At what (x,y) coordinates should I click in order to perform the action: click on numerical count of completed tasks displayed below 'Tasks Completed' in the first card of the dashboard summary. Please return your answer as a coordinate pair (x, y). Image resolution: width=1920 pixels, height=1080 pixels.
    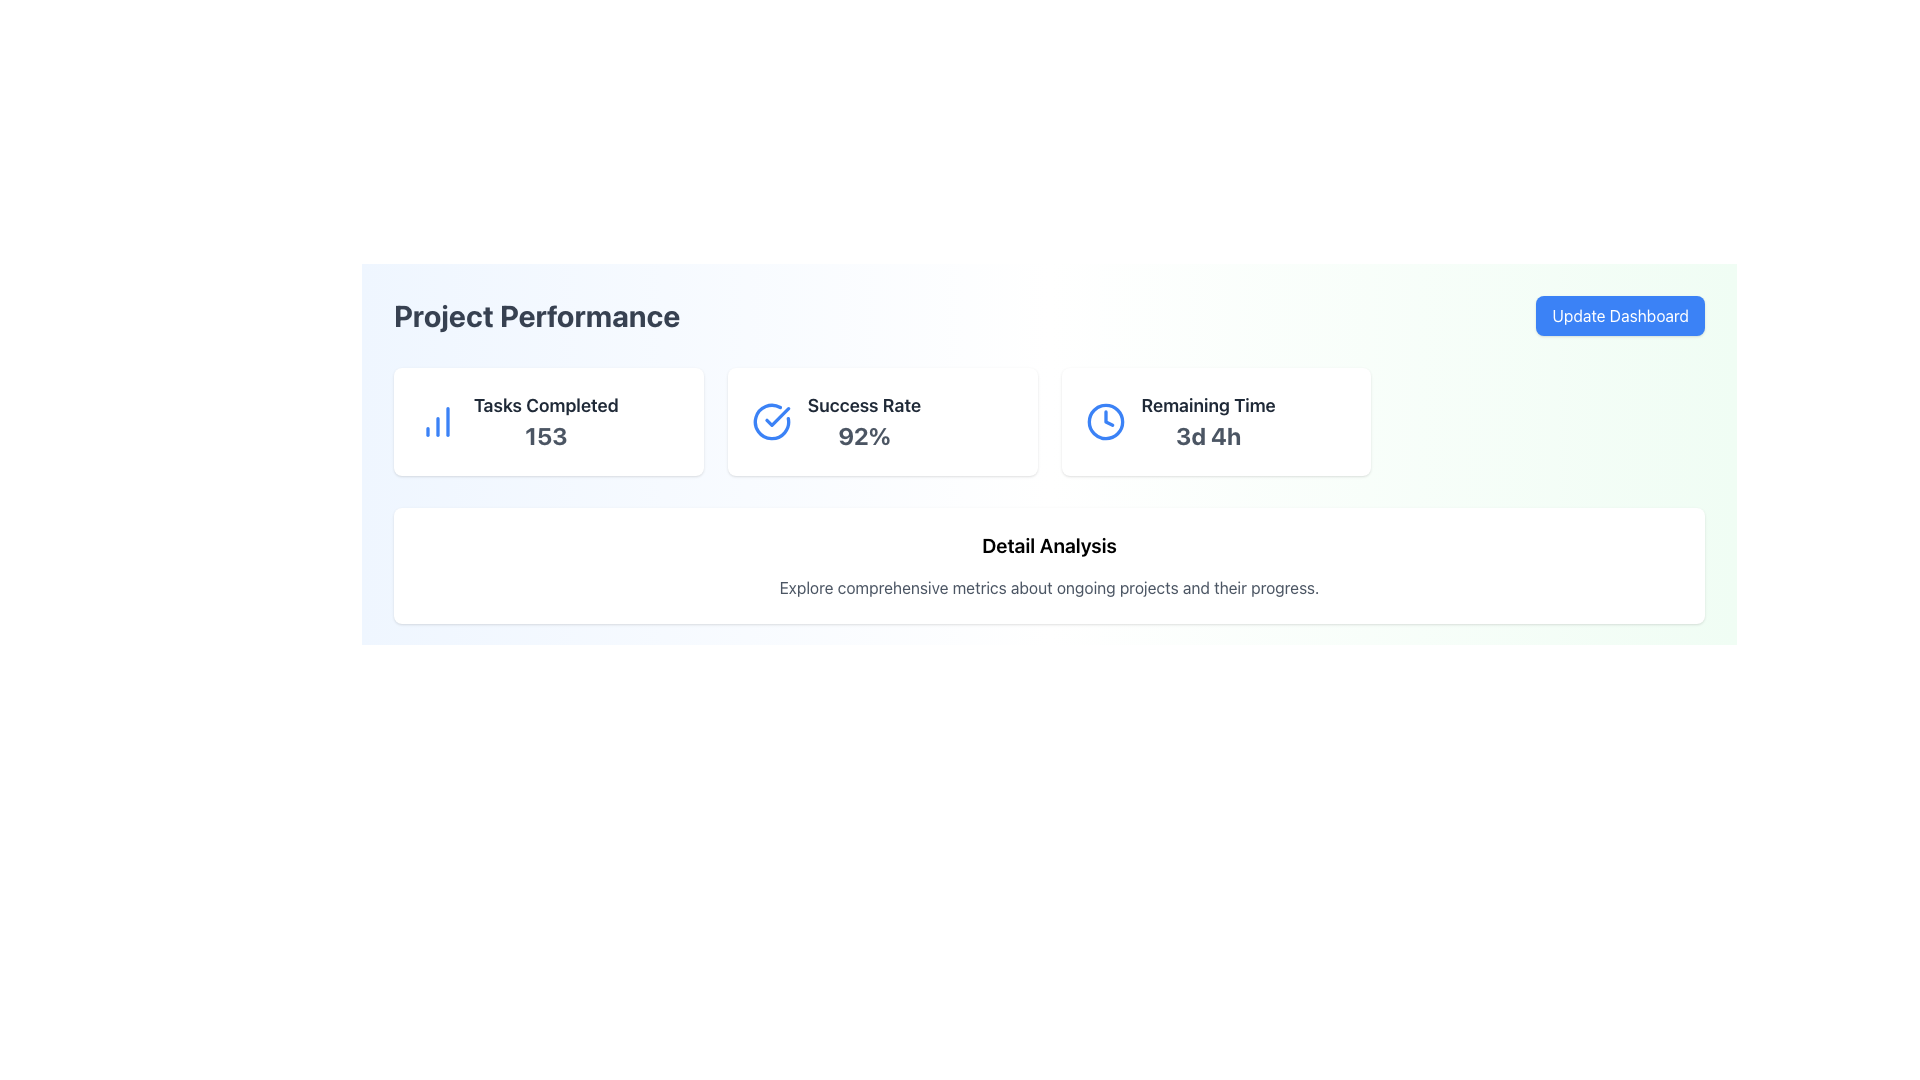
    Looking at the image, I should click on (546, 434).